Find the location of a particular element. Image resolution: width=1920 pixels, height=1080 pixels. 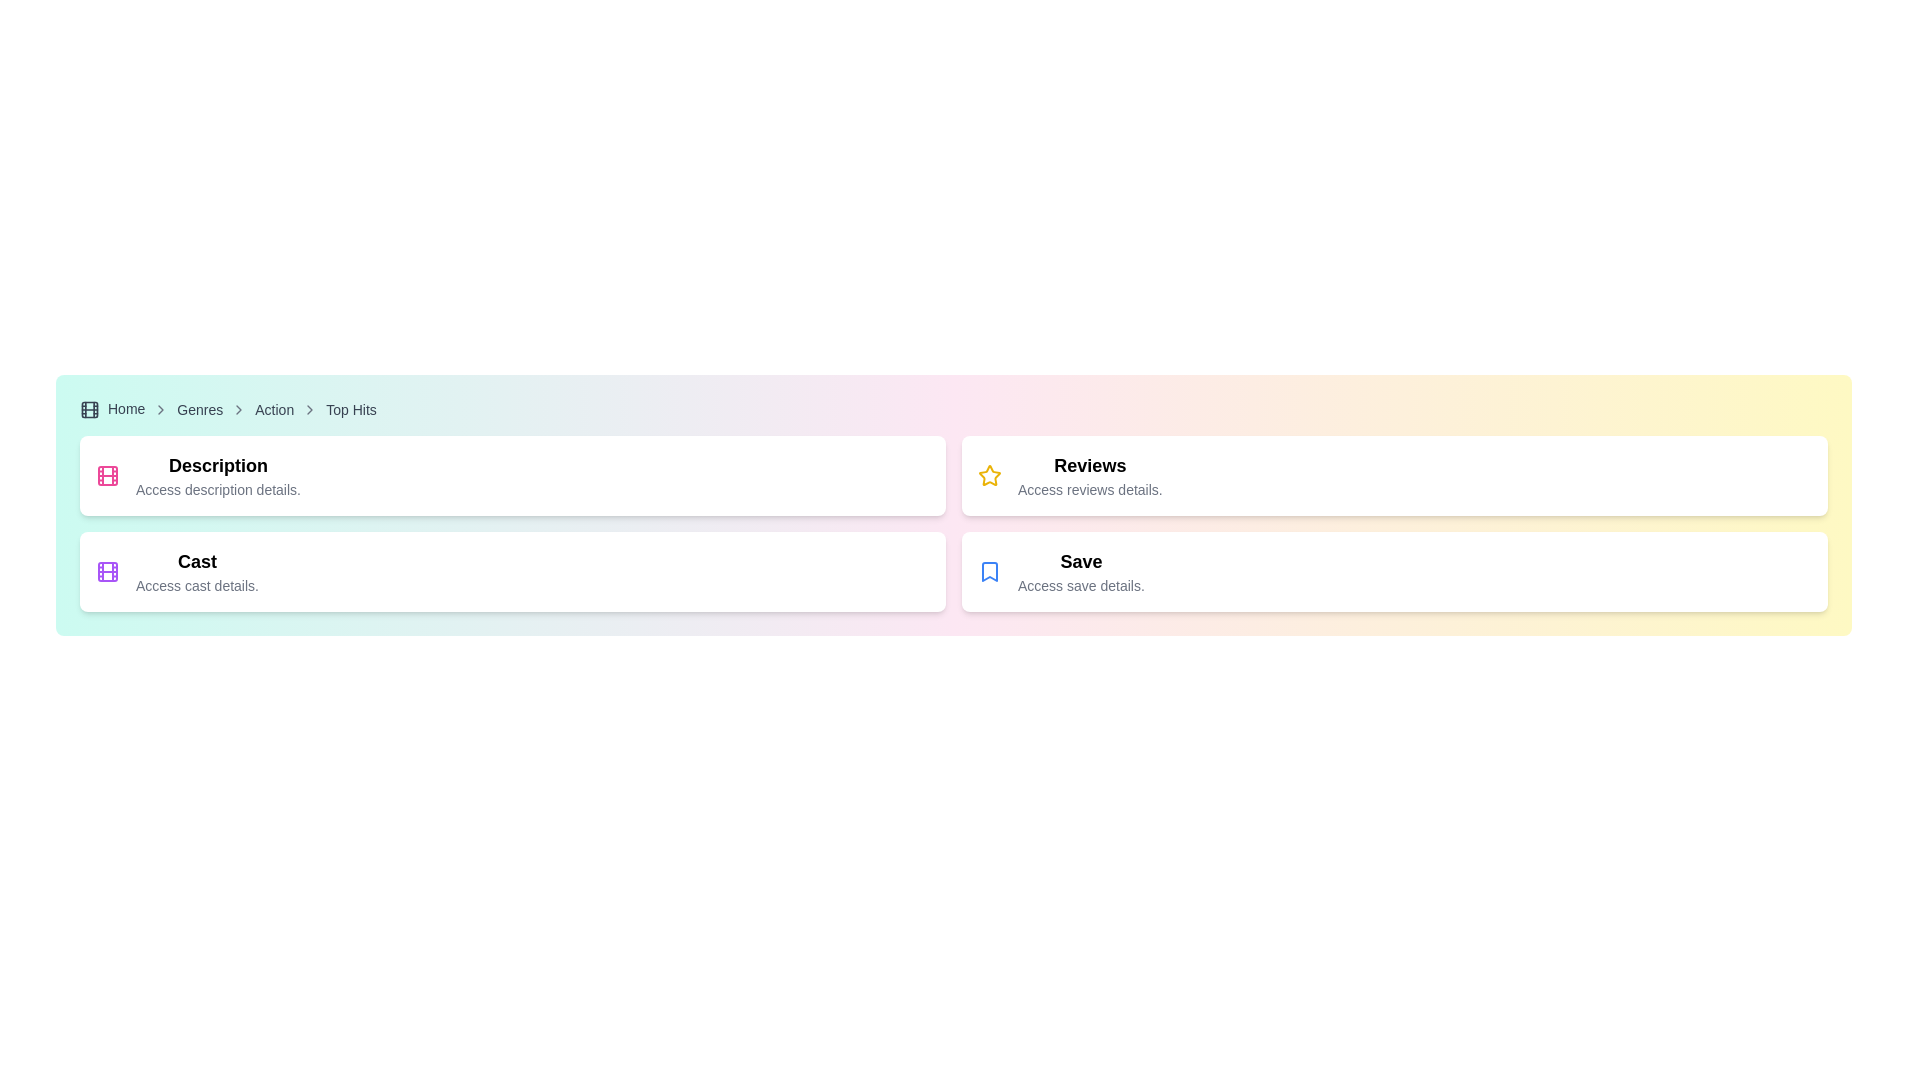

the film reel-shaped icon with a pink hue located in the leftmost 'Description' card, to the left of the label text is located at coordinates (107, 475).